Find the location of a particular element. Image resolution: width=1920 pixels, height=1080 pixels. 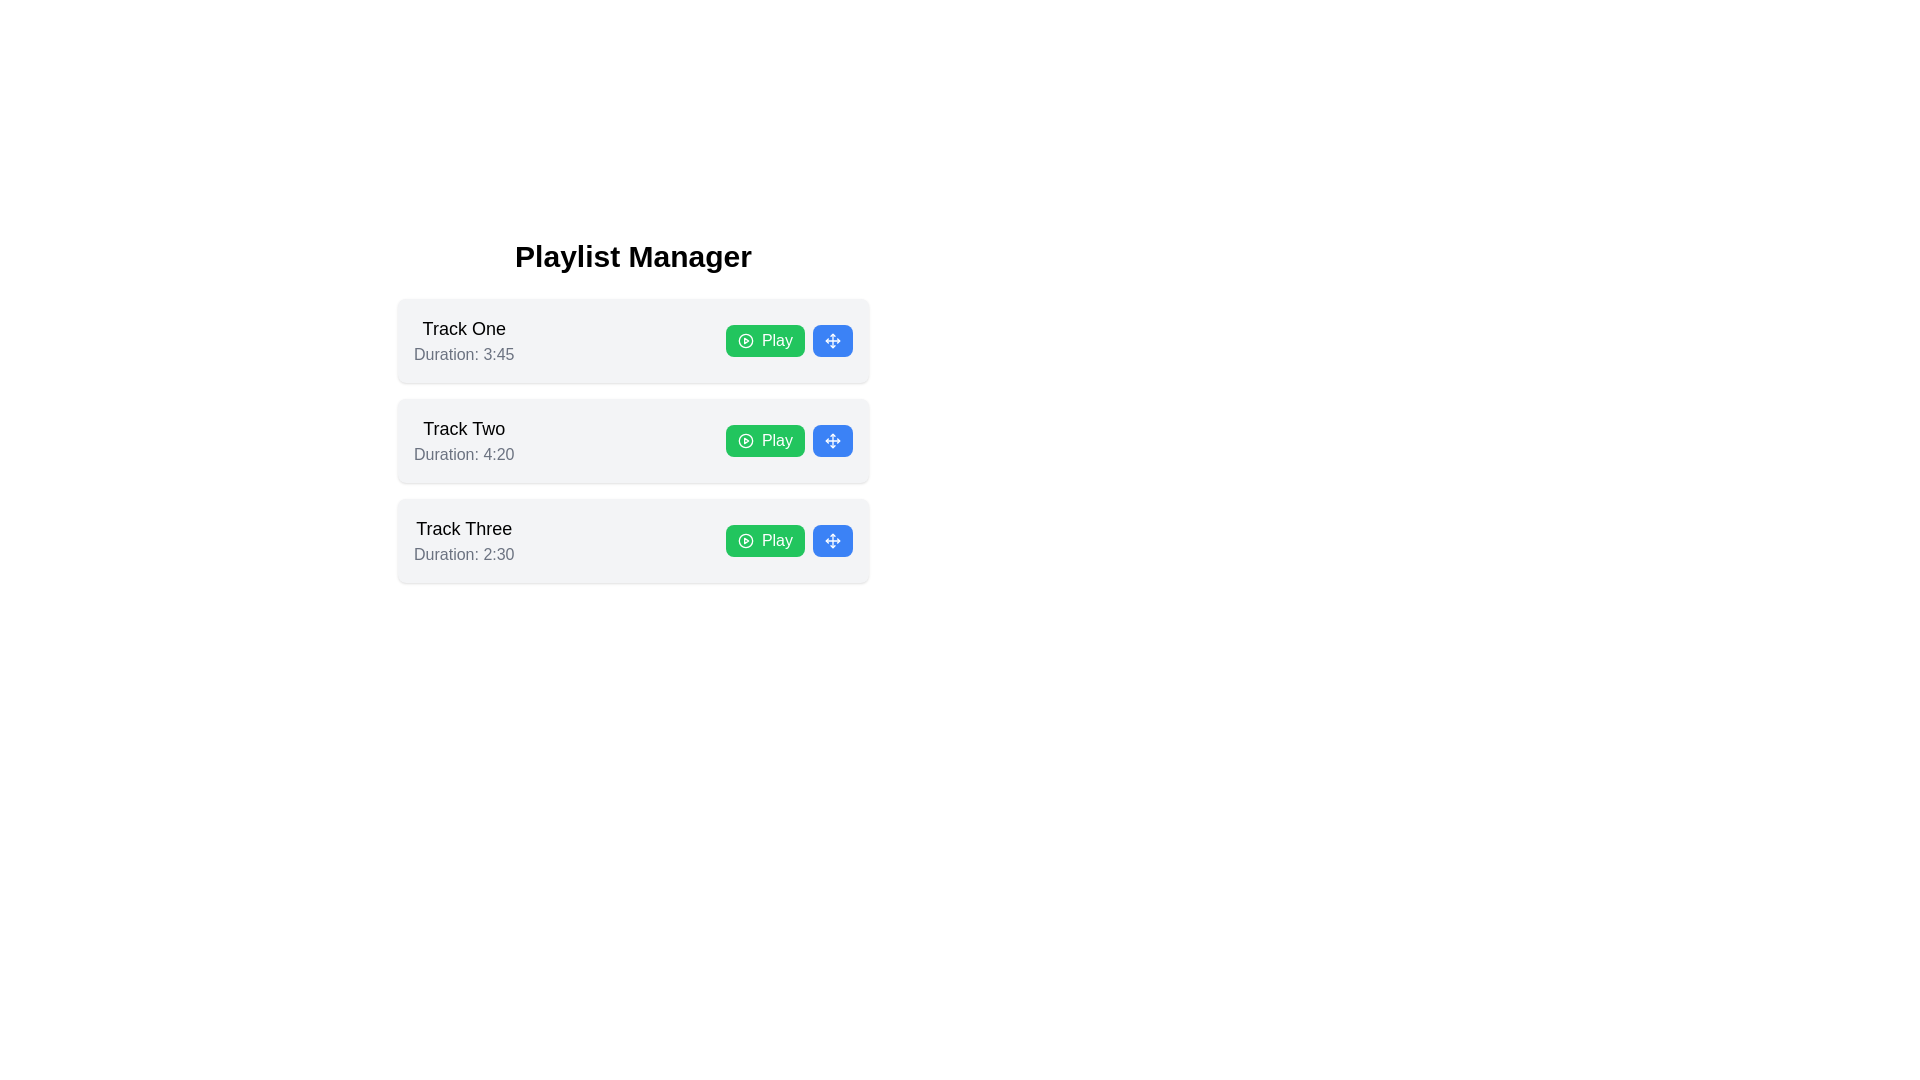

the reorder button located at the top right corner of the first track row in the playlist is located at coordinates (833, 339).